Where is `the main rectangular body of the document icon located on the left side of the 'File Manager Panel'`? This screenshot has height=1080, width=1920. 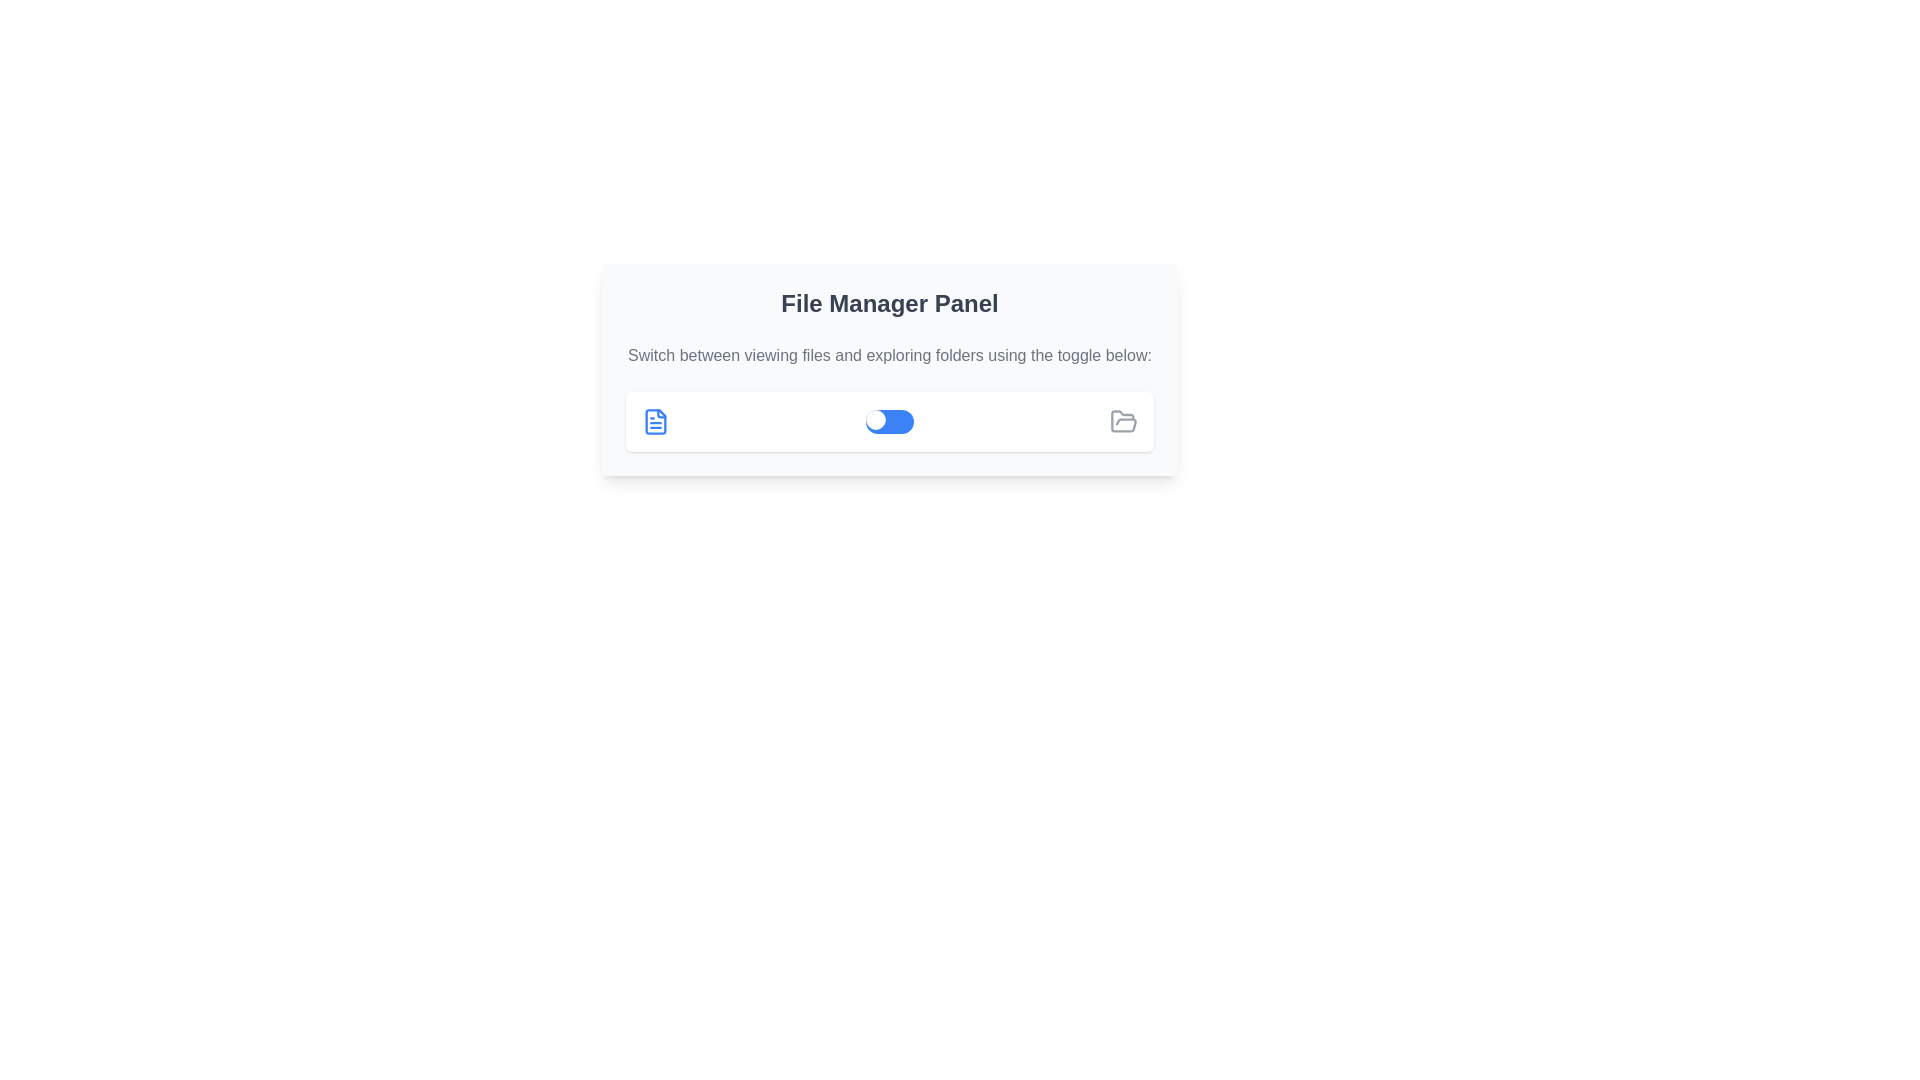
the main rectangular body of the document icon located on the left side of the 'File Manager Panel' is located at coordinates (656, 420).